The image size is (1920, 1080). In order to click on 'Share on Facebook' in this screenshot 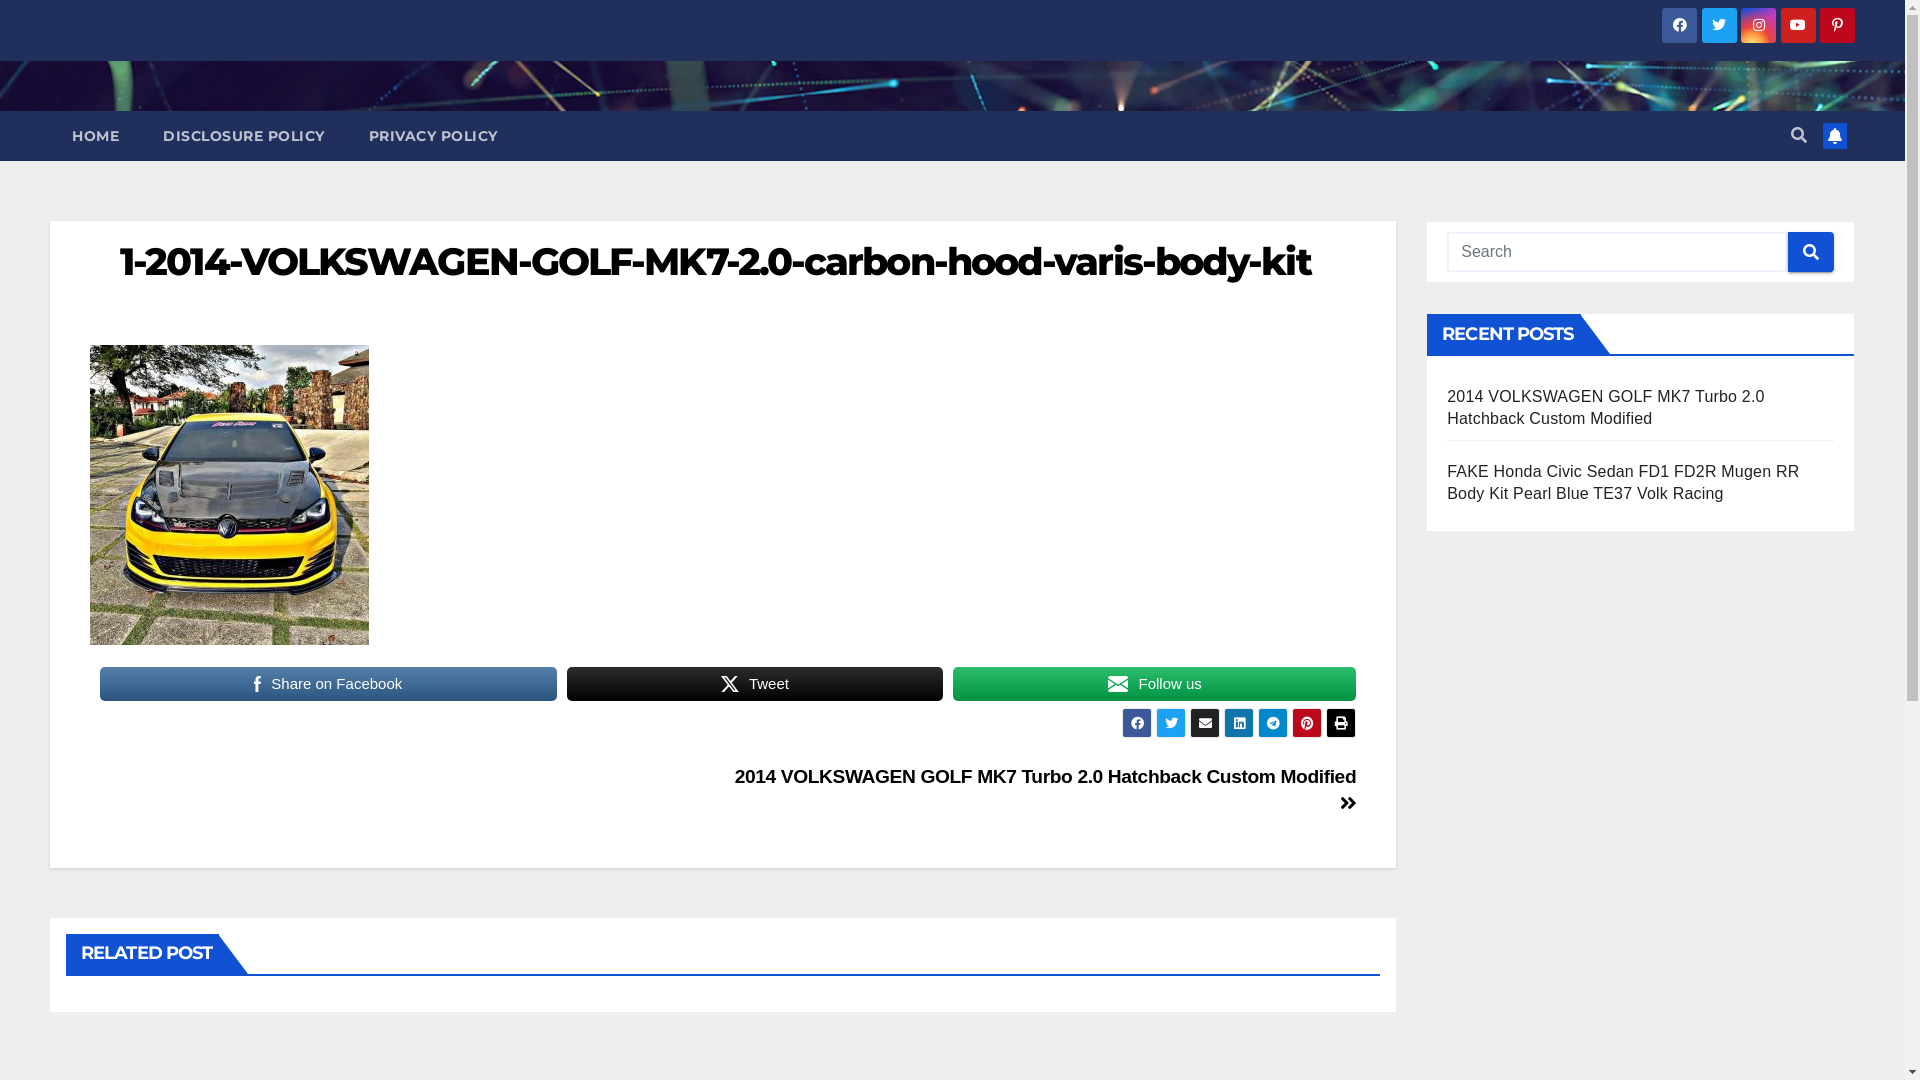, I will do `click(328, 682)`.